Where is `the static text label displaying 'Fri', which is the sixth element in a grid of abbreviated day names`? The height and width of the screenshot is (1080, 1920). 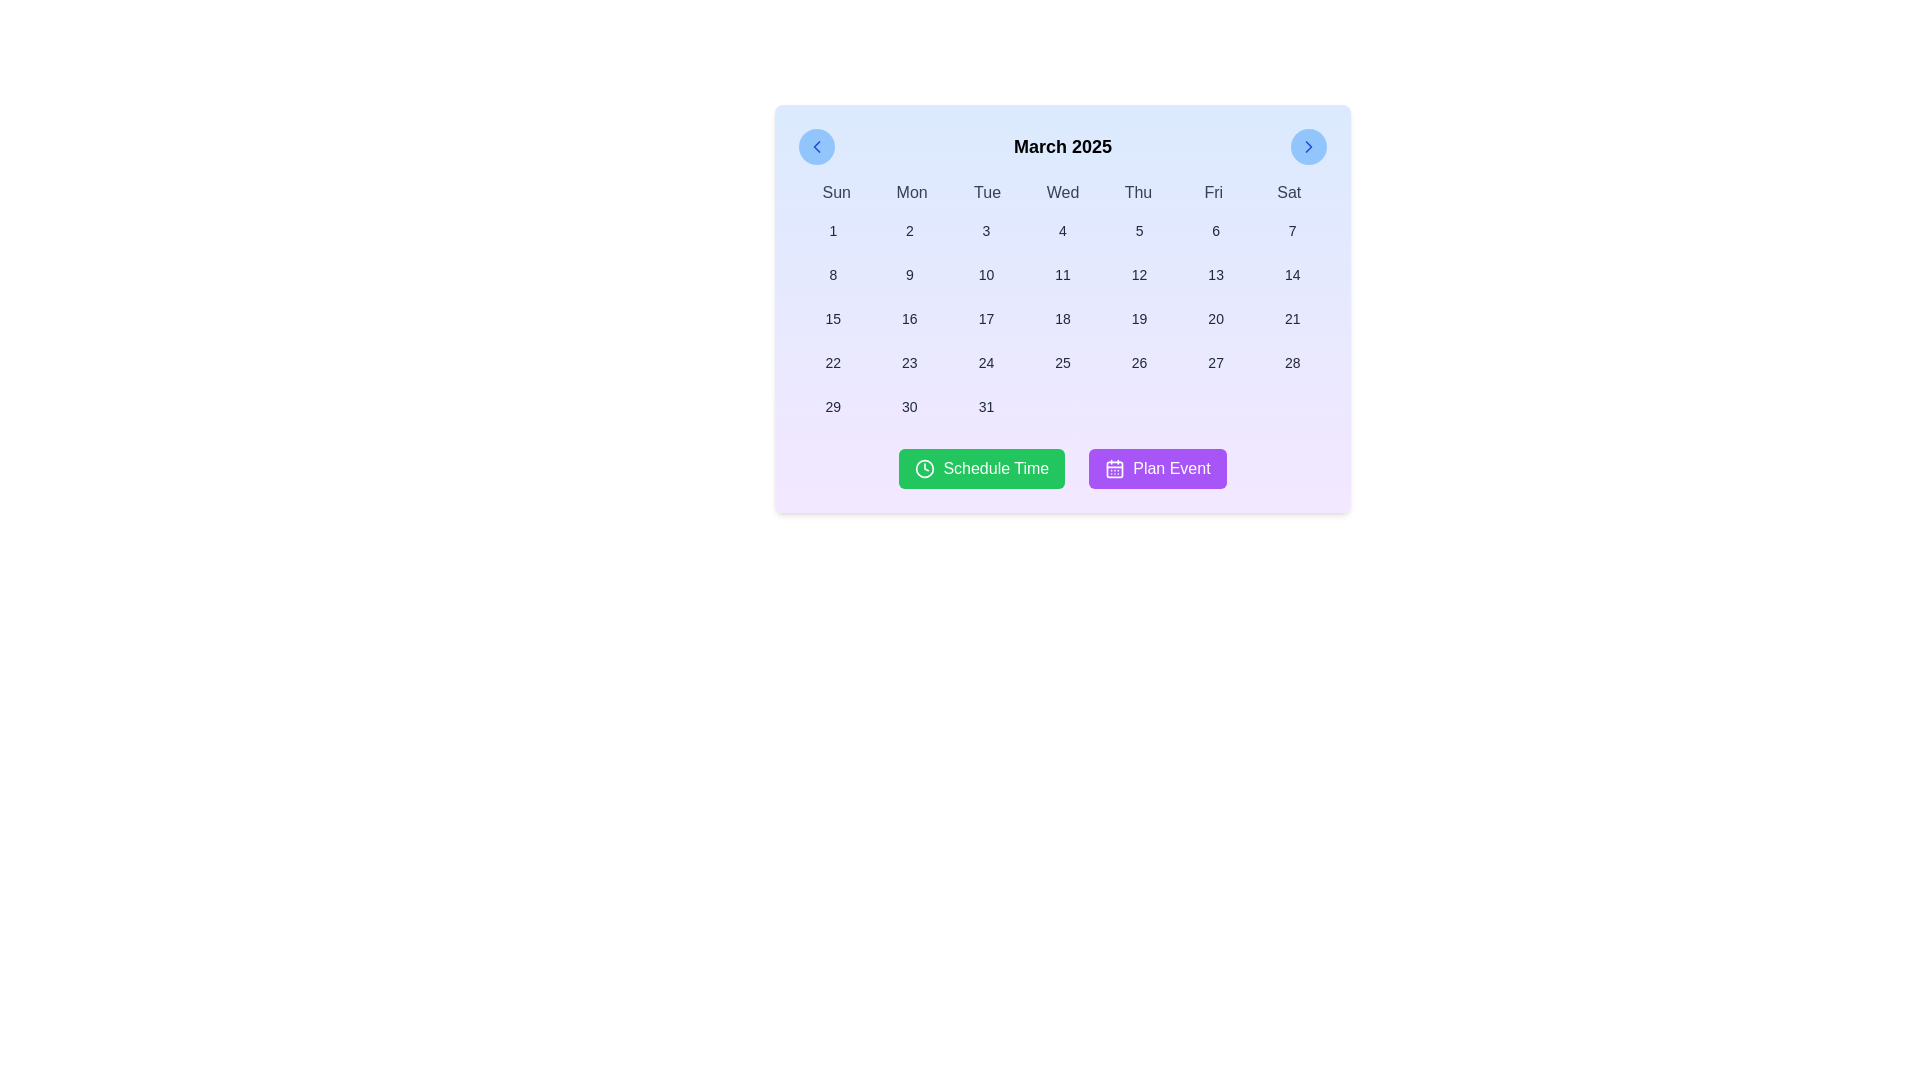 the static text label displaying 'Fri', which is the sixth element in a grid of abbreviated day names is located at coordinates (1212, 192).